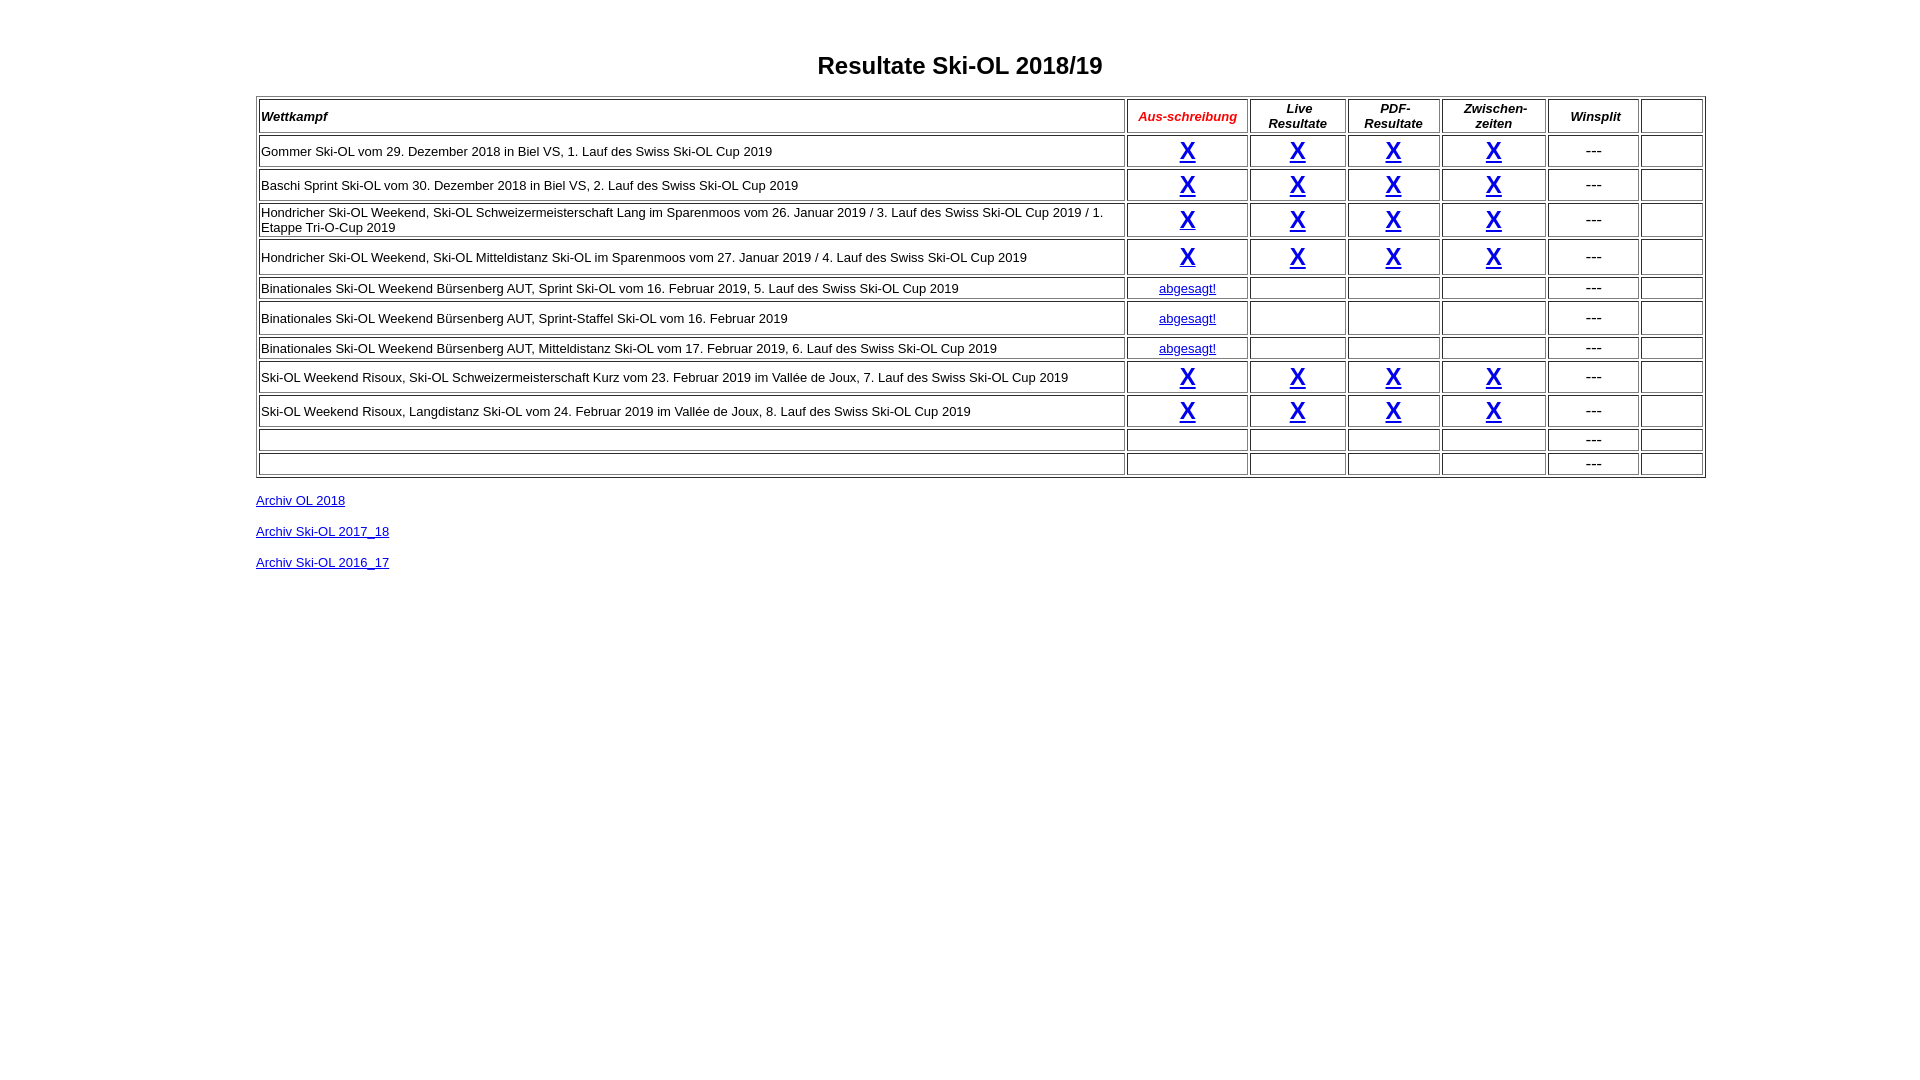 Image resolution: width=1920 pixels, height=1080 pixels. What do you see at coordinates (1188, 222) in the screenshot?
I see `'X'` at bounding box center [1188, 222].